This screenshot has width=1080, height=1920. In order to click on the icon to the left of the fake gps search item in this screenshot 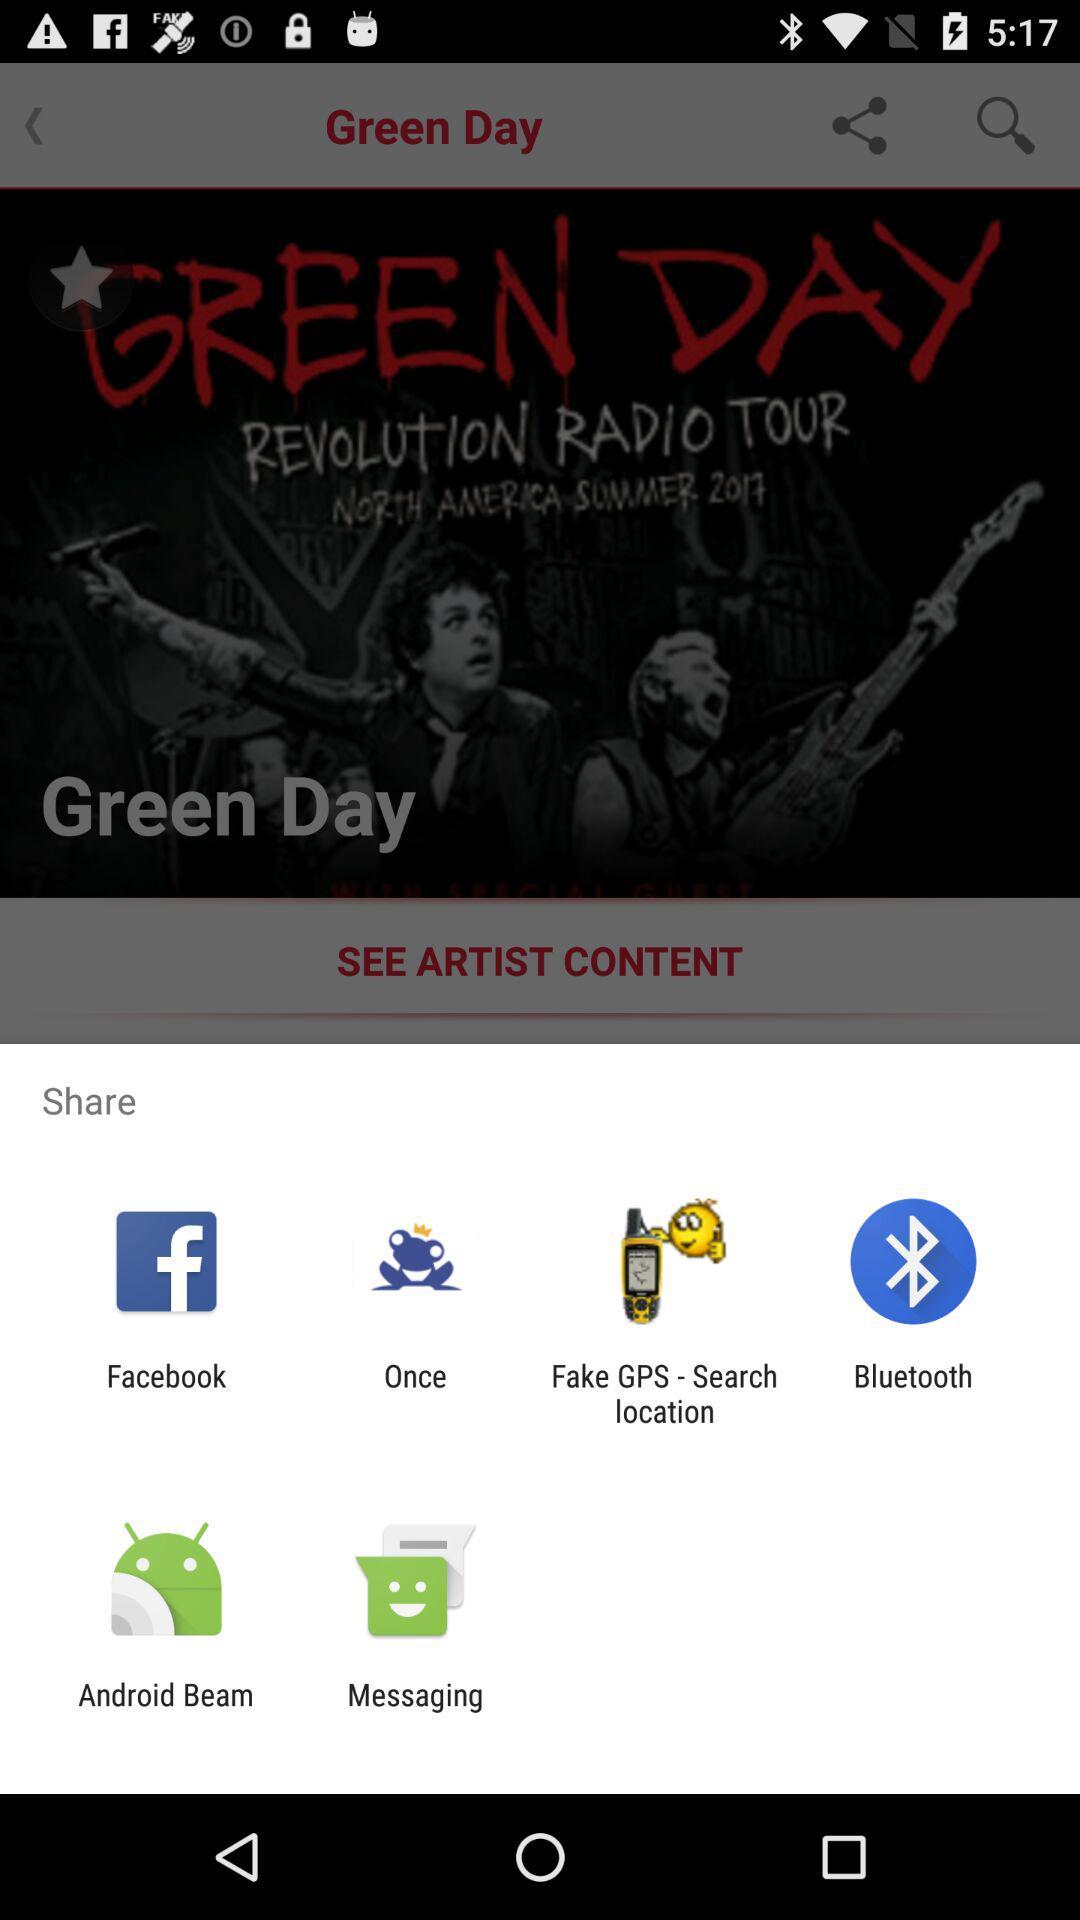, I will do `click(414, 1392)`.